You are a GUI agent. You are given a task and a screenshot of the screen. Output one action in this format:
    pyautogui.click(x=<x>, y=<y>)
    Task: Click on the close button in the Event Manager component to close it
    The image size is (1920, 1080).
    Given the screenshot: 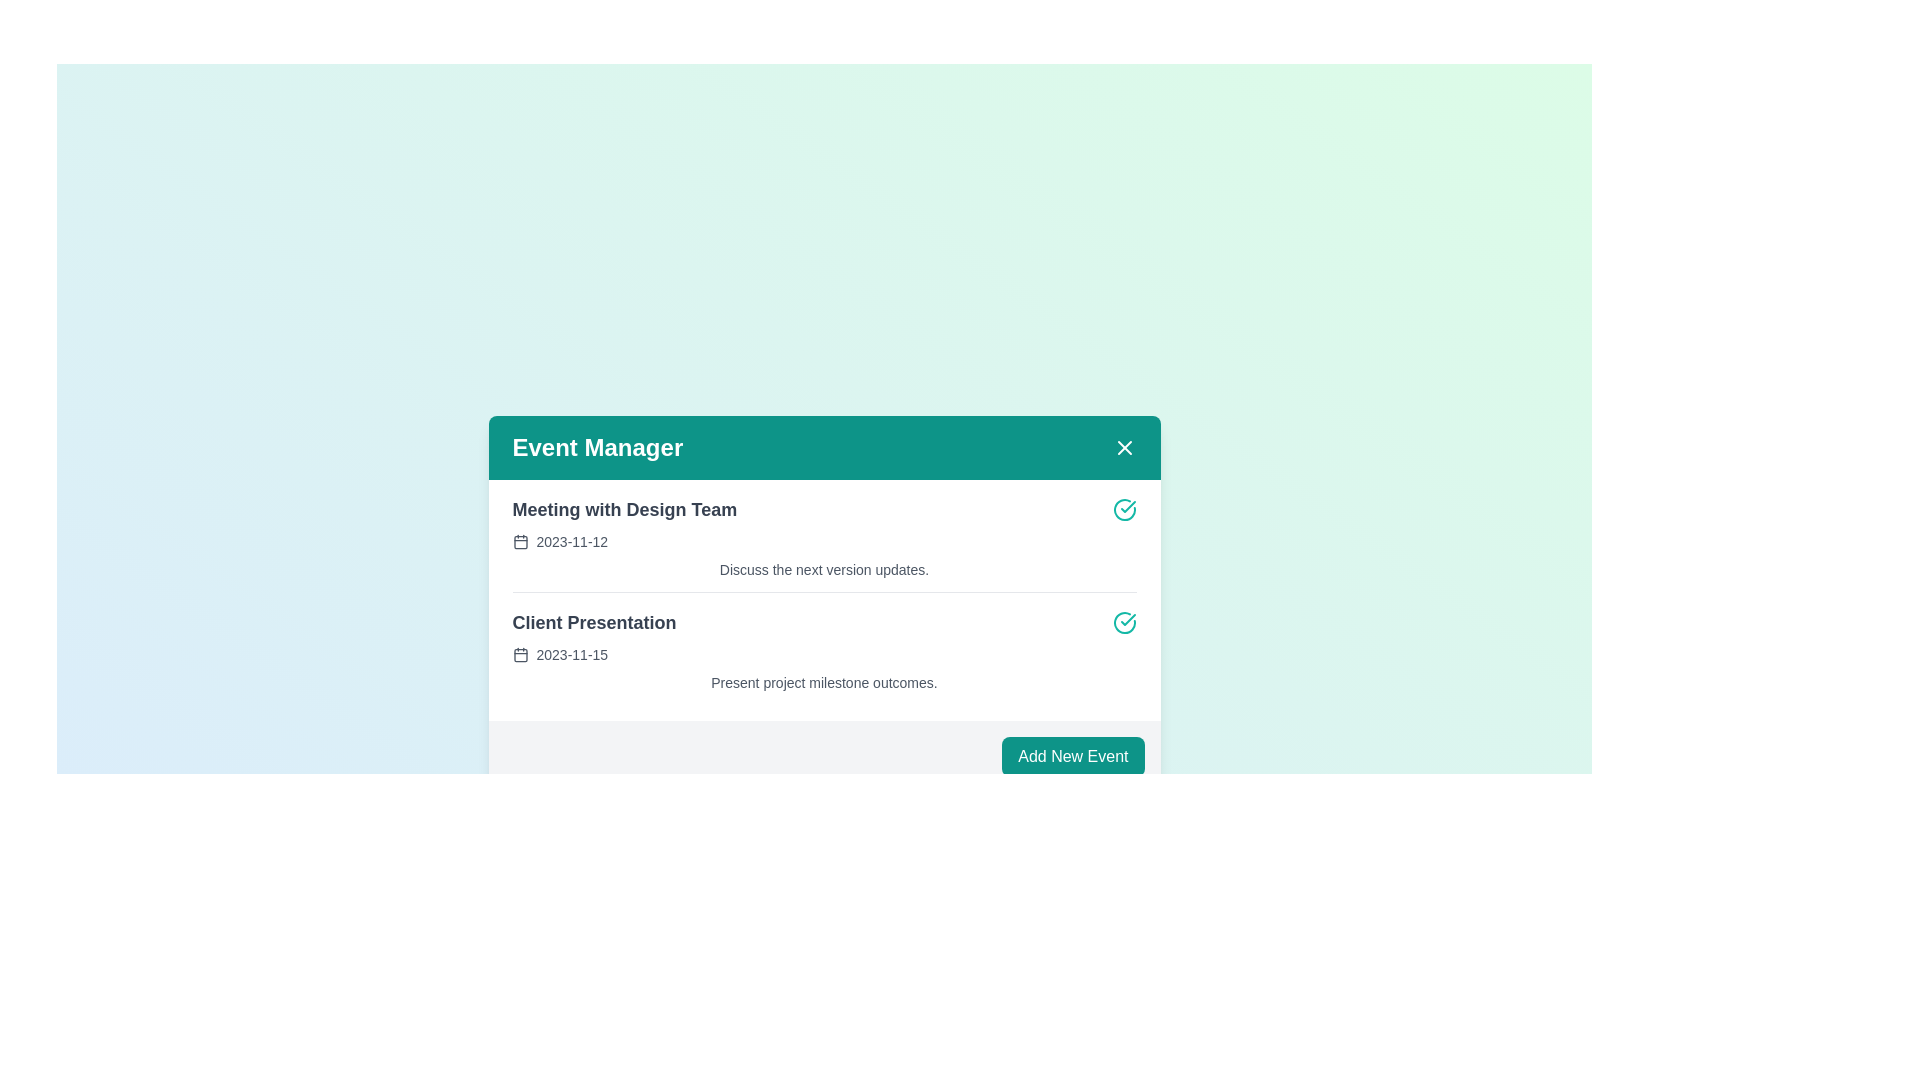 What is the action you would take?
    pyautogui.click(x=1124, y=446)
    